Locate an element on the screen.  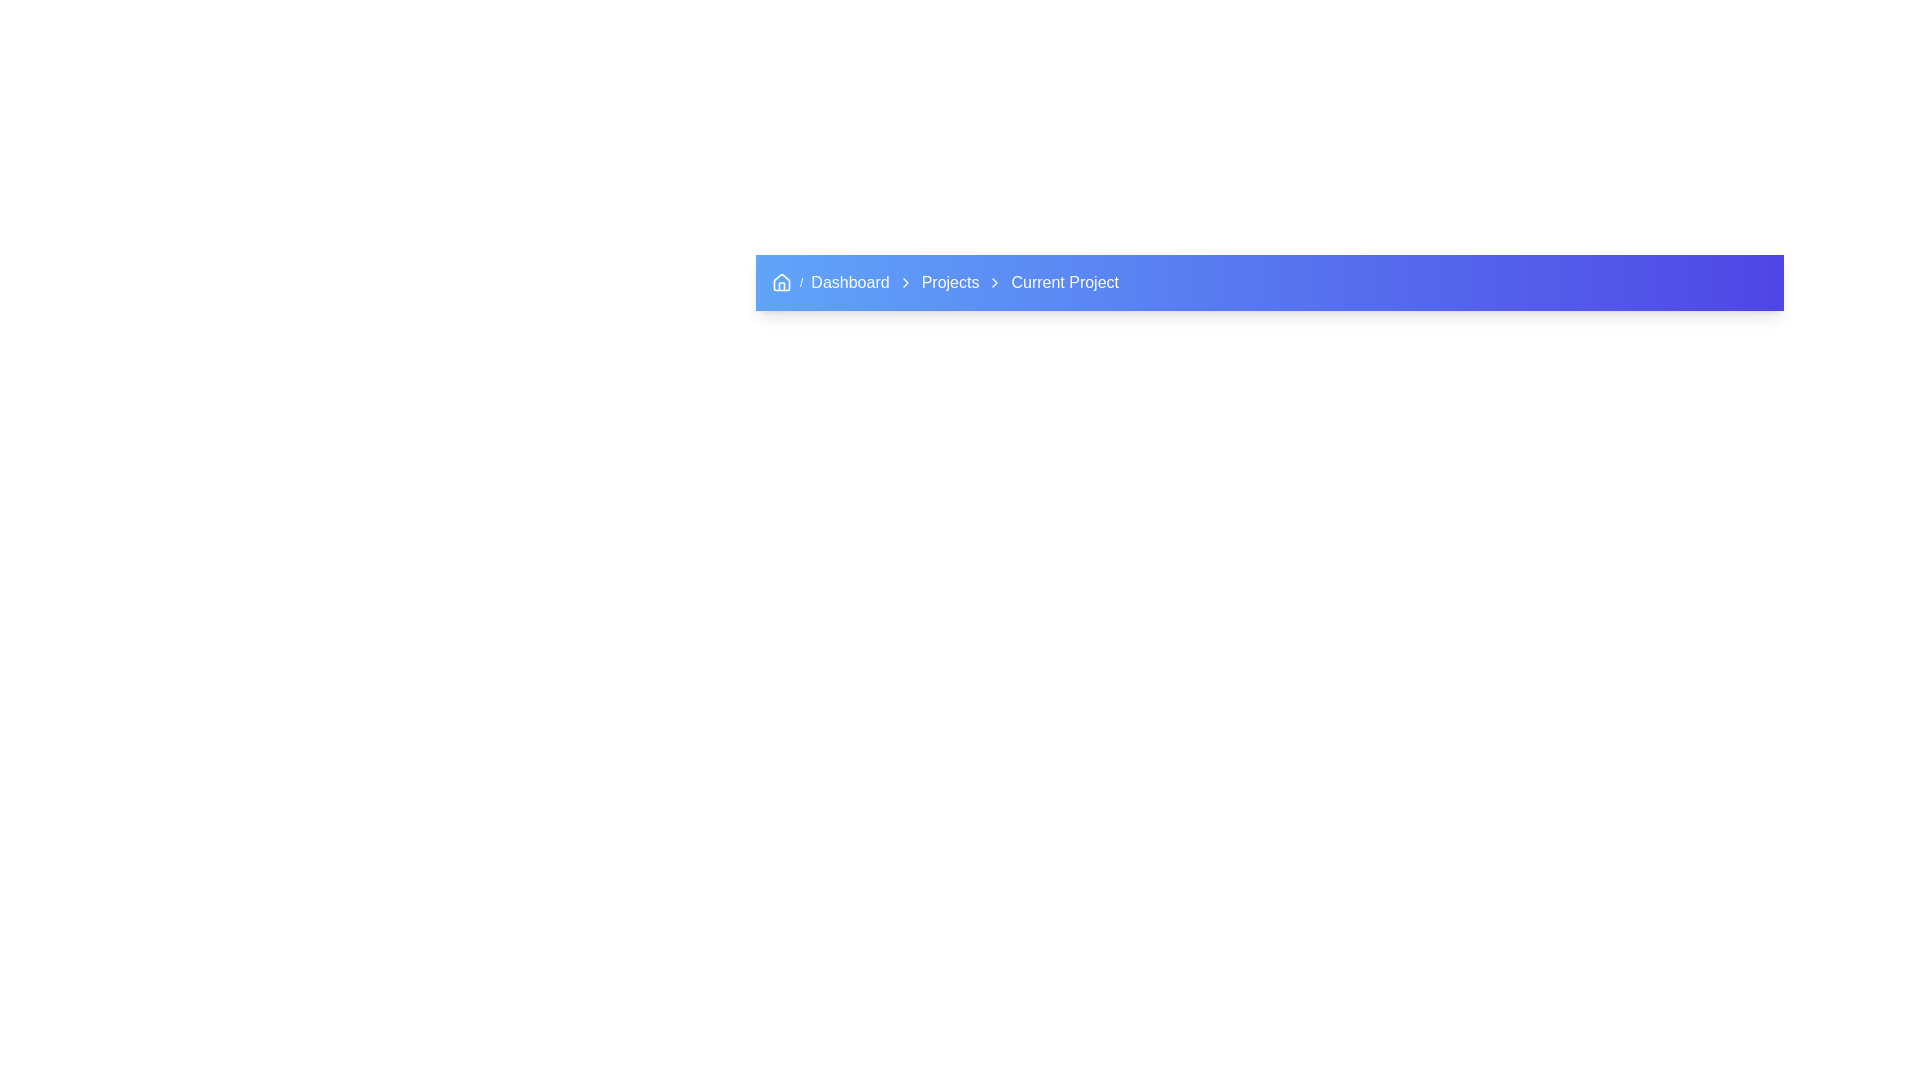
text of the breadcrumb navigation label indicating the current page or section, positioned to the right of the 'Projects' label is located at coordinates (1064, 282).